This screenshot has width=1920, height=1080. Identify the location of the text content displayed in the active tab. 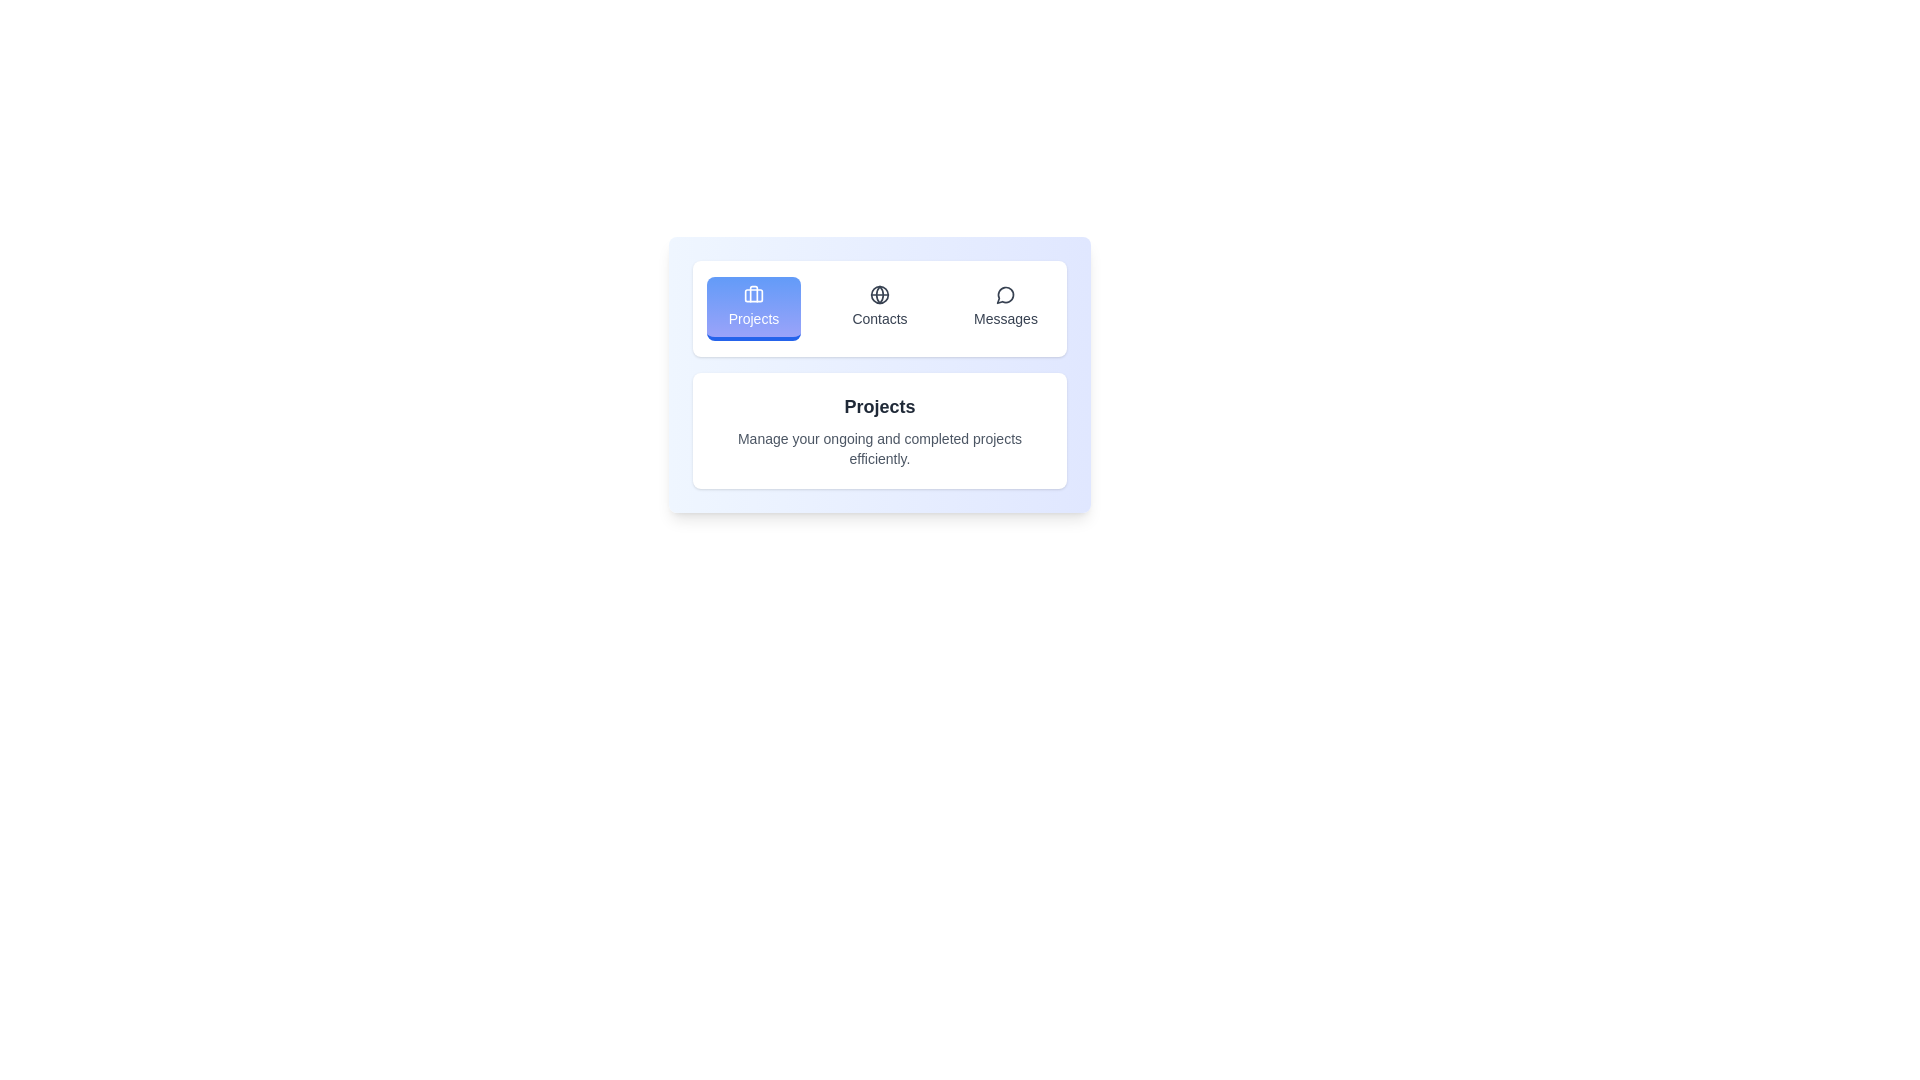
(879, 430).